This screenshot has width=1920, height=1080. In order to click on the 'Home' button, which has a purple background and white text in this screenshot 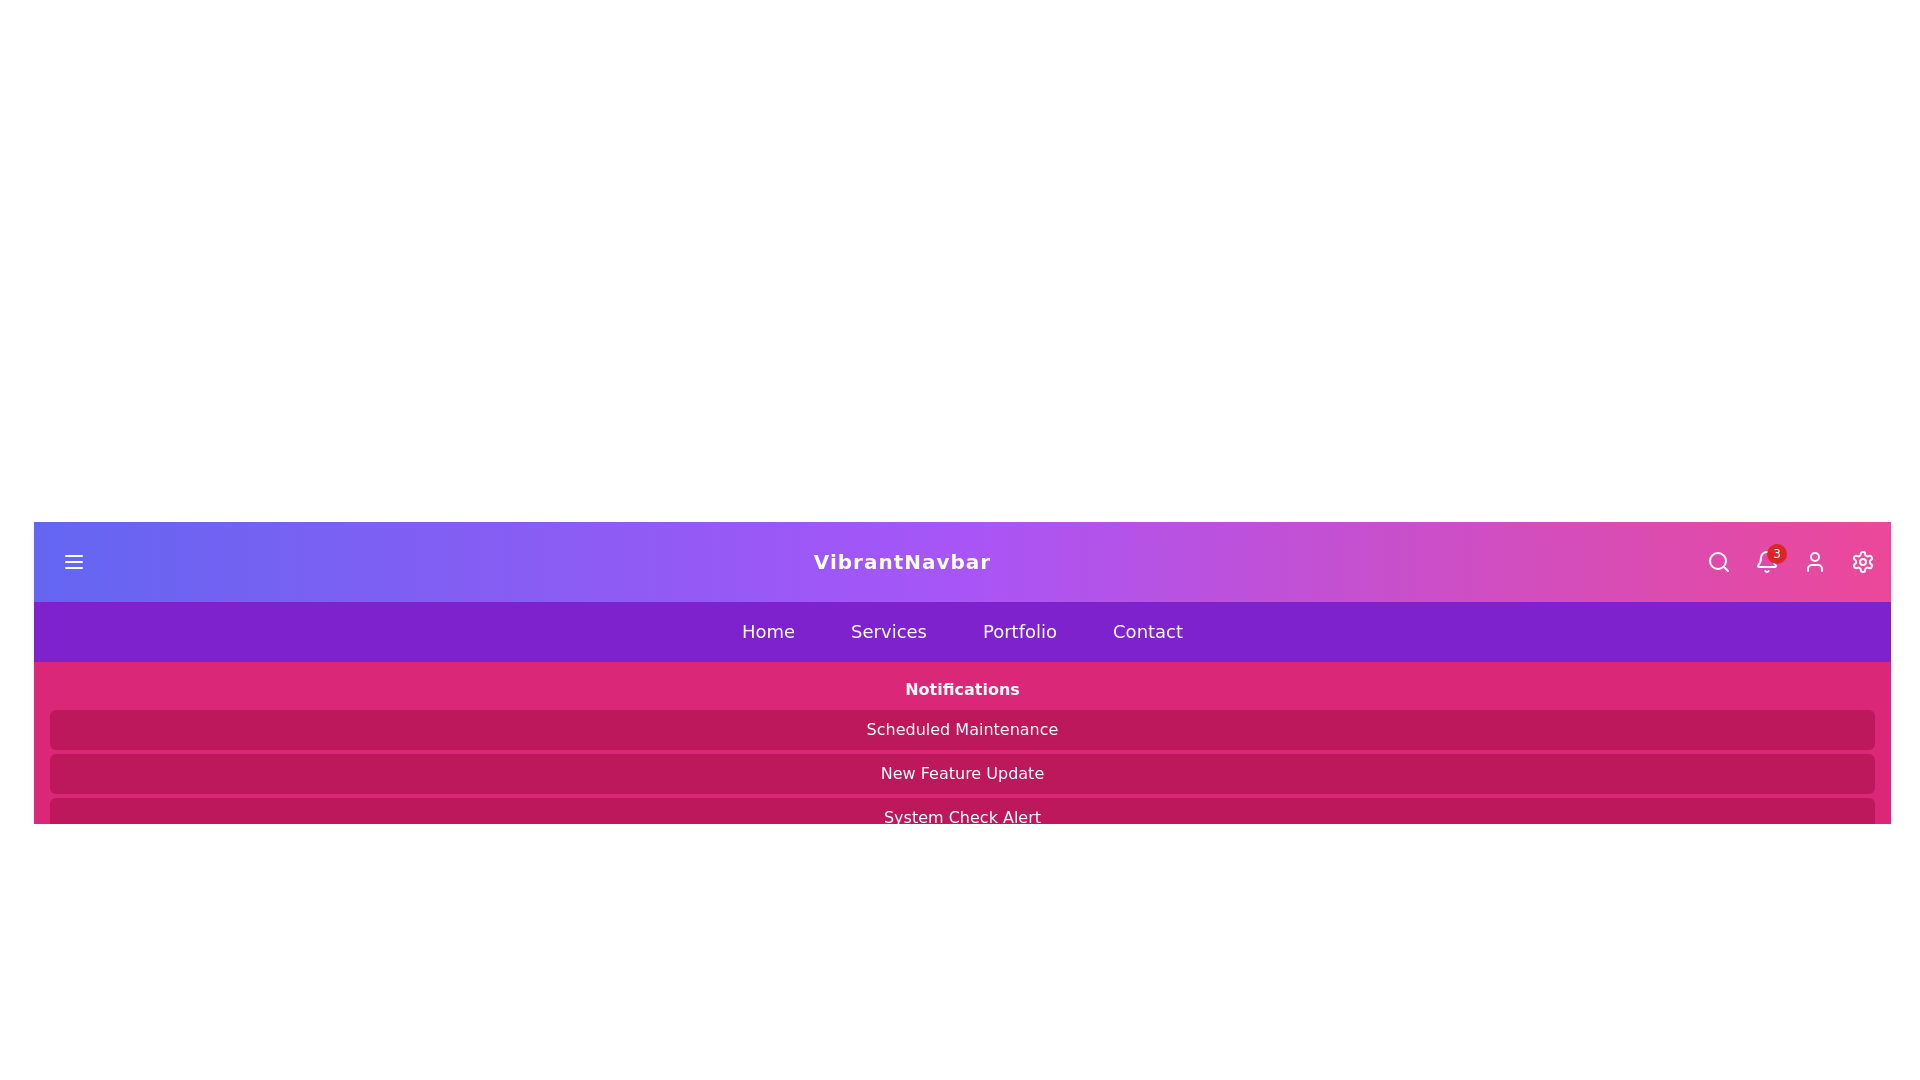, I will do `click(767, 632)`.